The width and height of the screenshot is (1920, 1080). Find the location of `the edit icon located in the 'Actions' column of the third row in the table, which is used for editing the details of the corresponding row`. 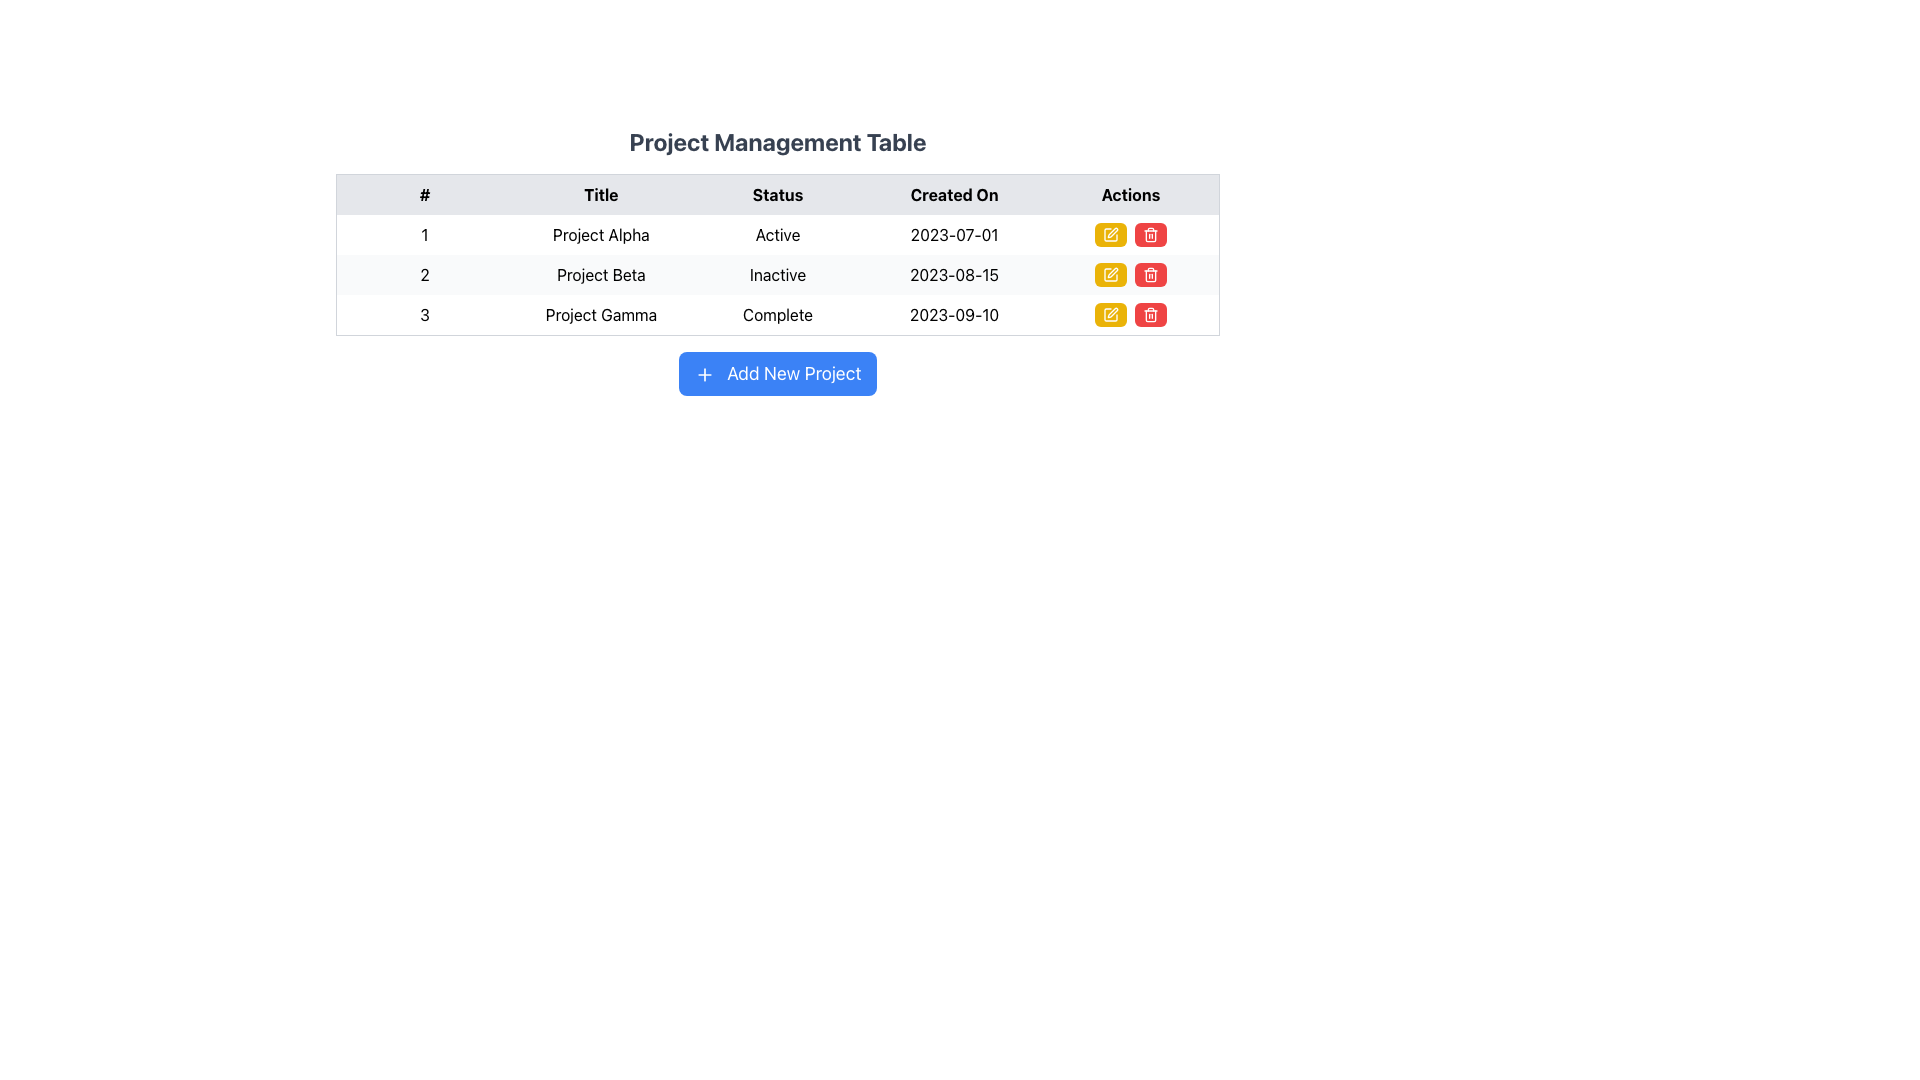

the edit icon located in the 'Actions' column of the third row in the table, which is used for editing the details of the corresponding row is located at coordinates (1112, 231).